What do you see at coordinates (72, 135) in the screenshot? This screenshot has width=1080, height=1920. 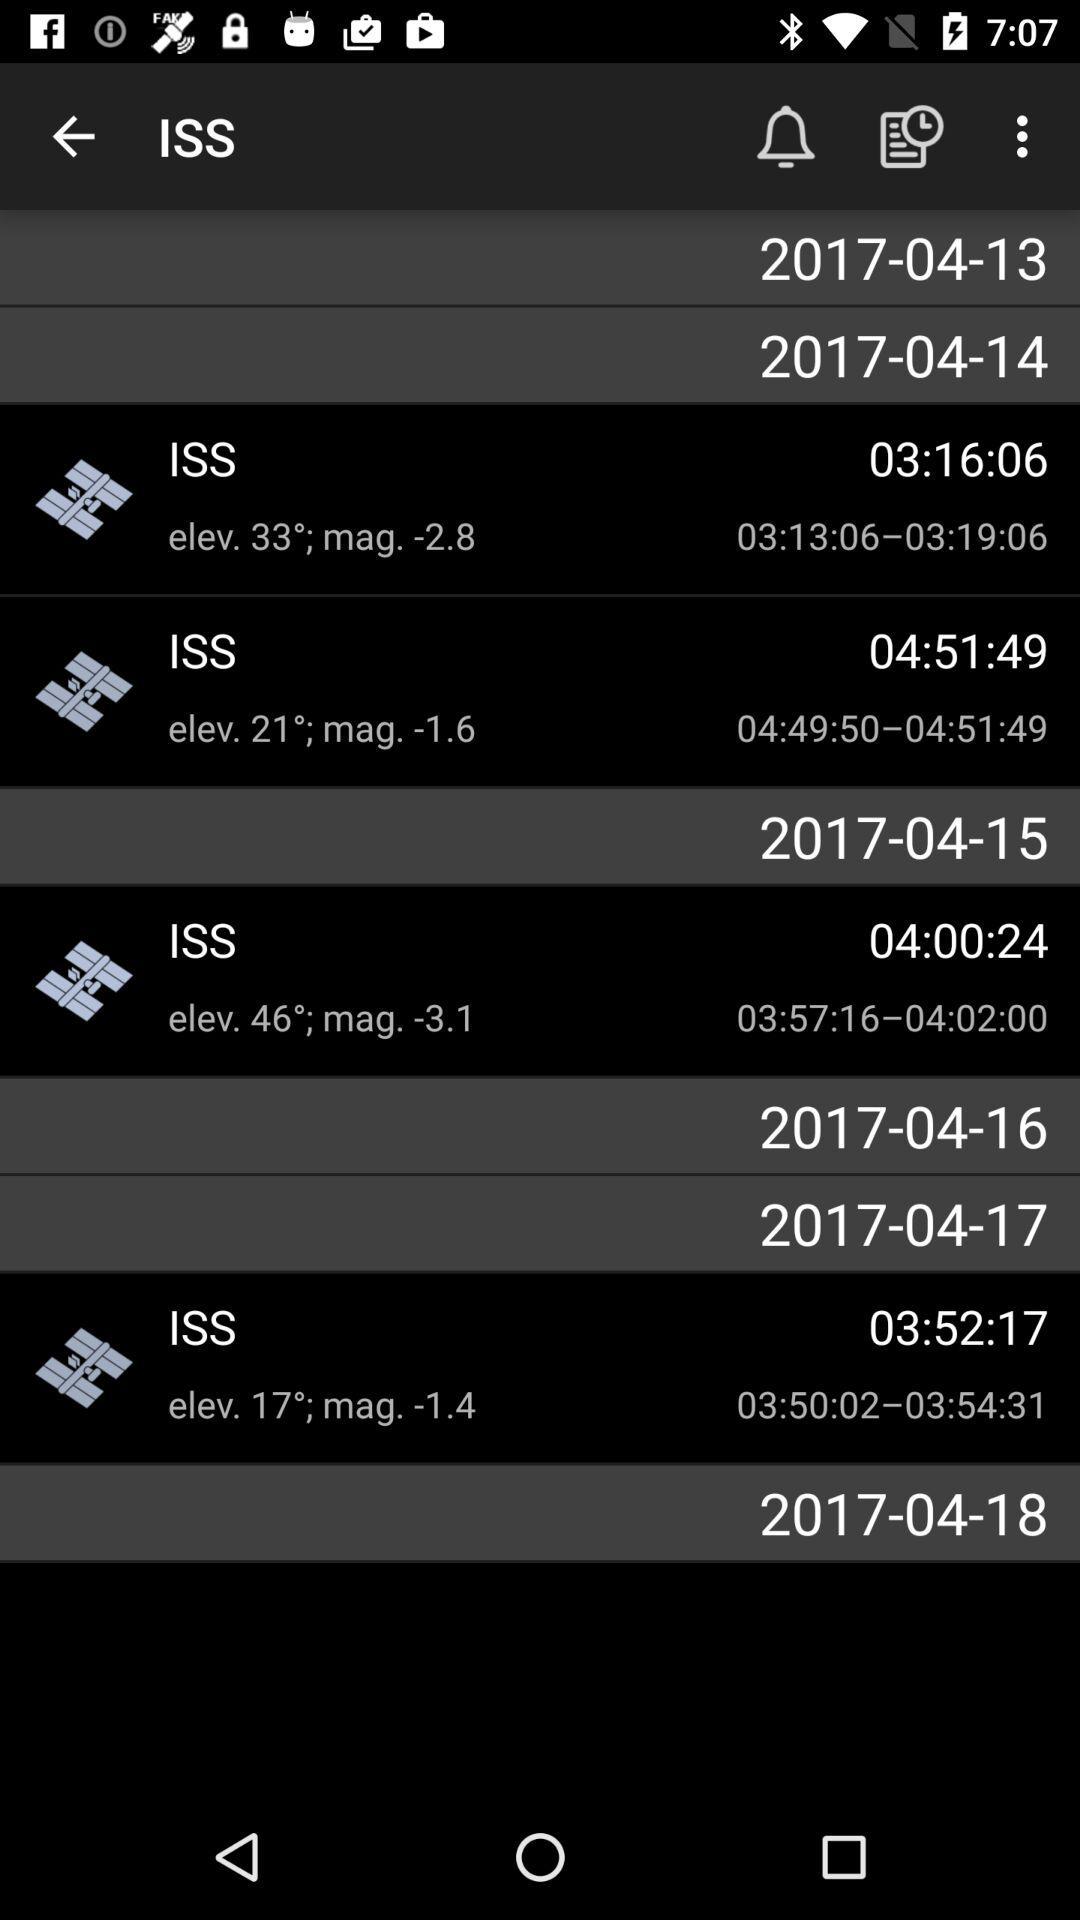 I see `icon next to iss icon` at bounding box center [72, 135].